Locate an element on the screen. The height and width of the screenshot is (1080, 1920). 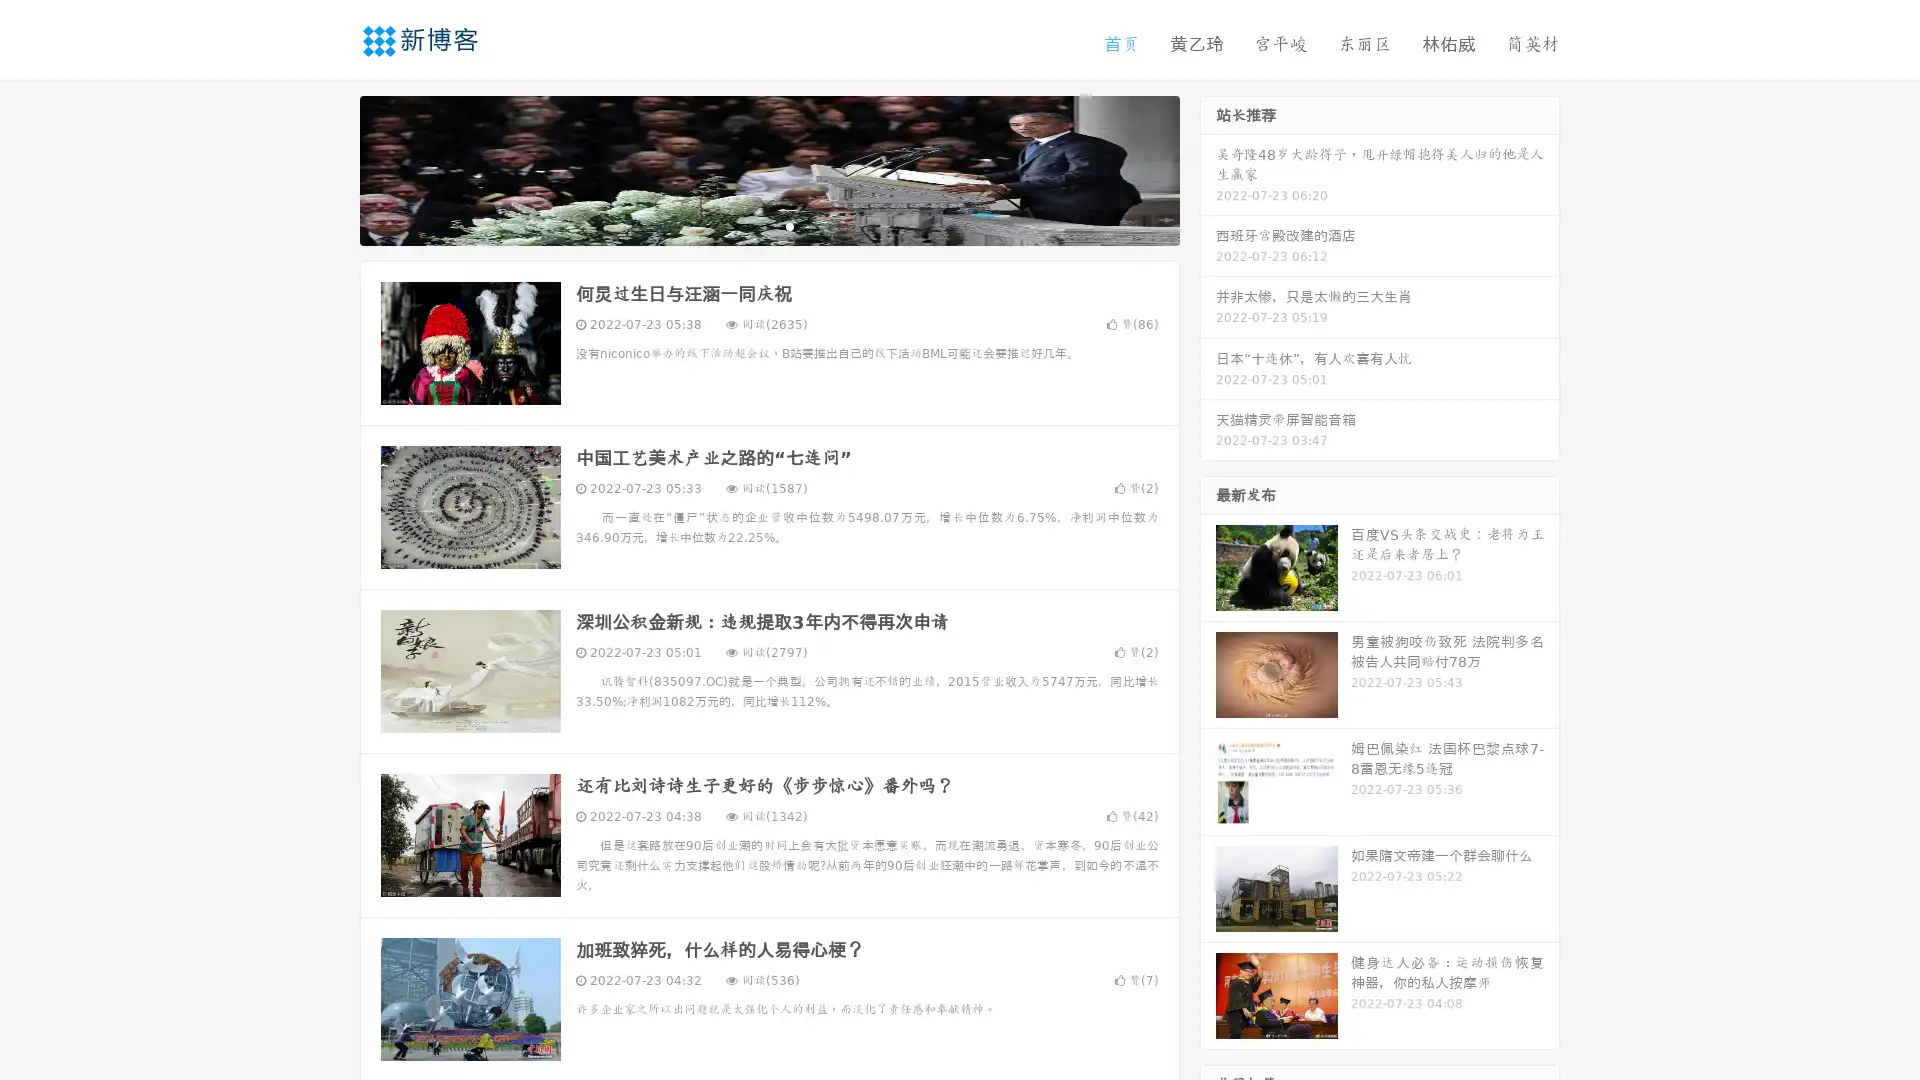
Go to slide 1 is located at coordinates (748, 225).